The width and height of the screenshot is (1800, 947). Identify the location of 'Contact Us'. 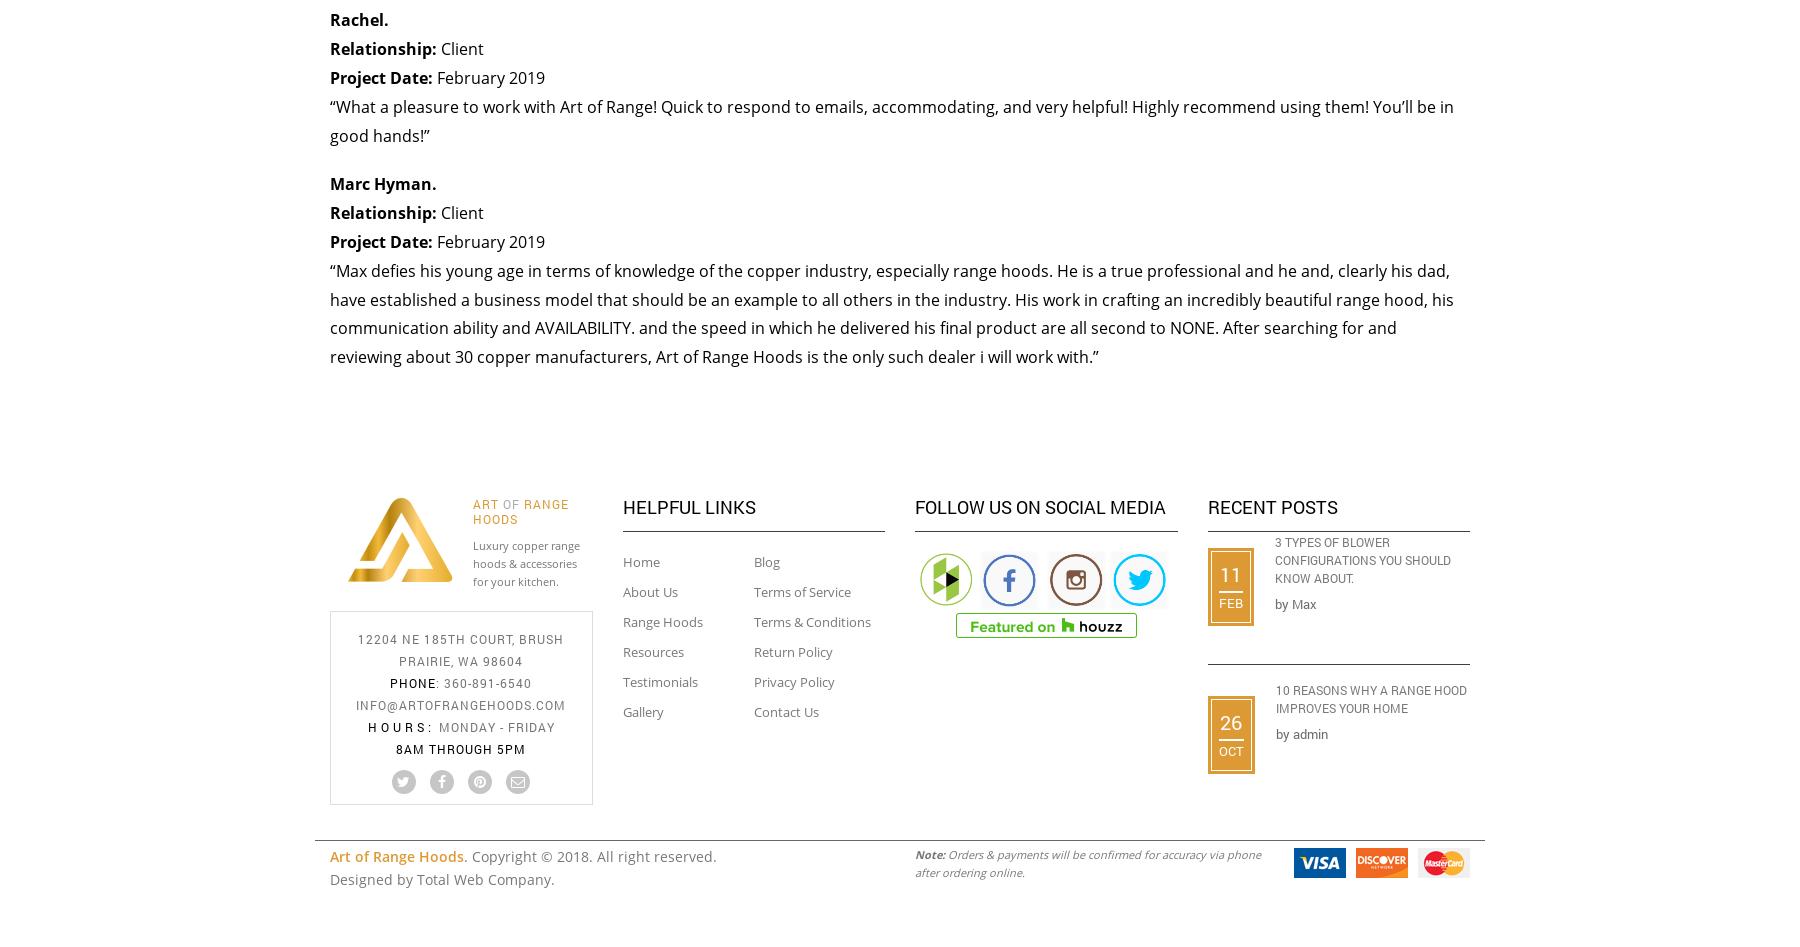
(784, 710).